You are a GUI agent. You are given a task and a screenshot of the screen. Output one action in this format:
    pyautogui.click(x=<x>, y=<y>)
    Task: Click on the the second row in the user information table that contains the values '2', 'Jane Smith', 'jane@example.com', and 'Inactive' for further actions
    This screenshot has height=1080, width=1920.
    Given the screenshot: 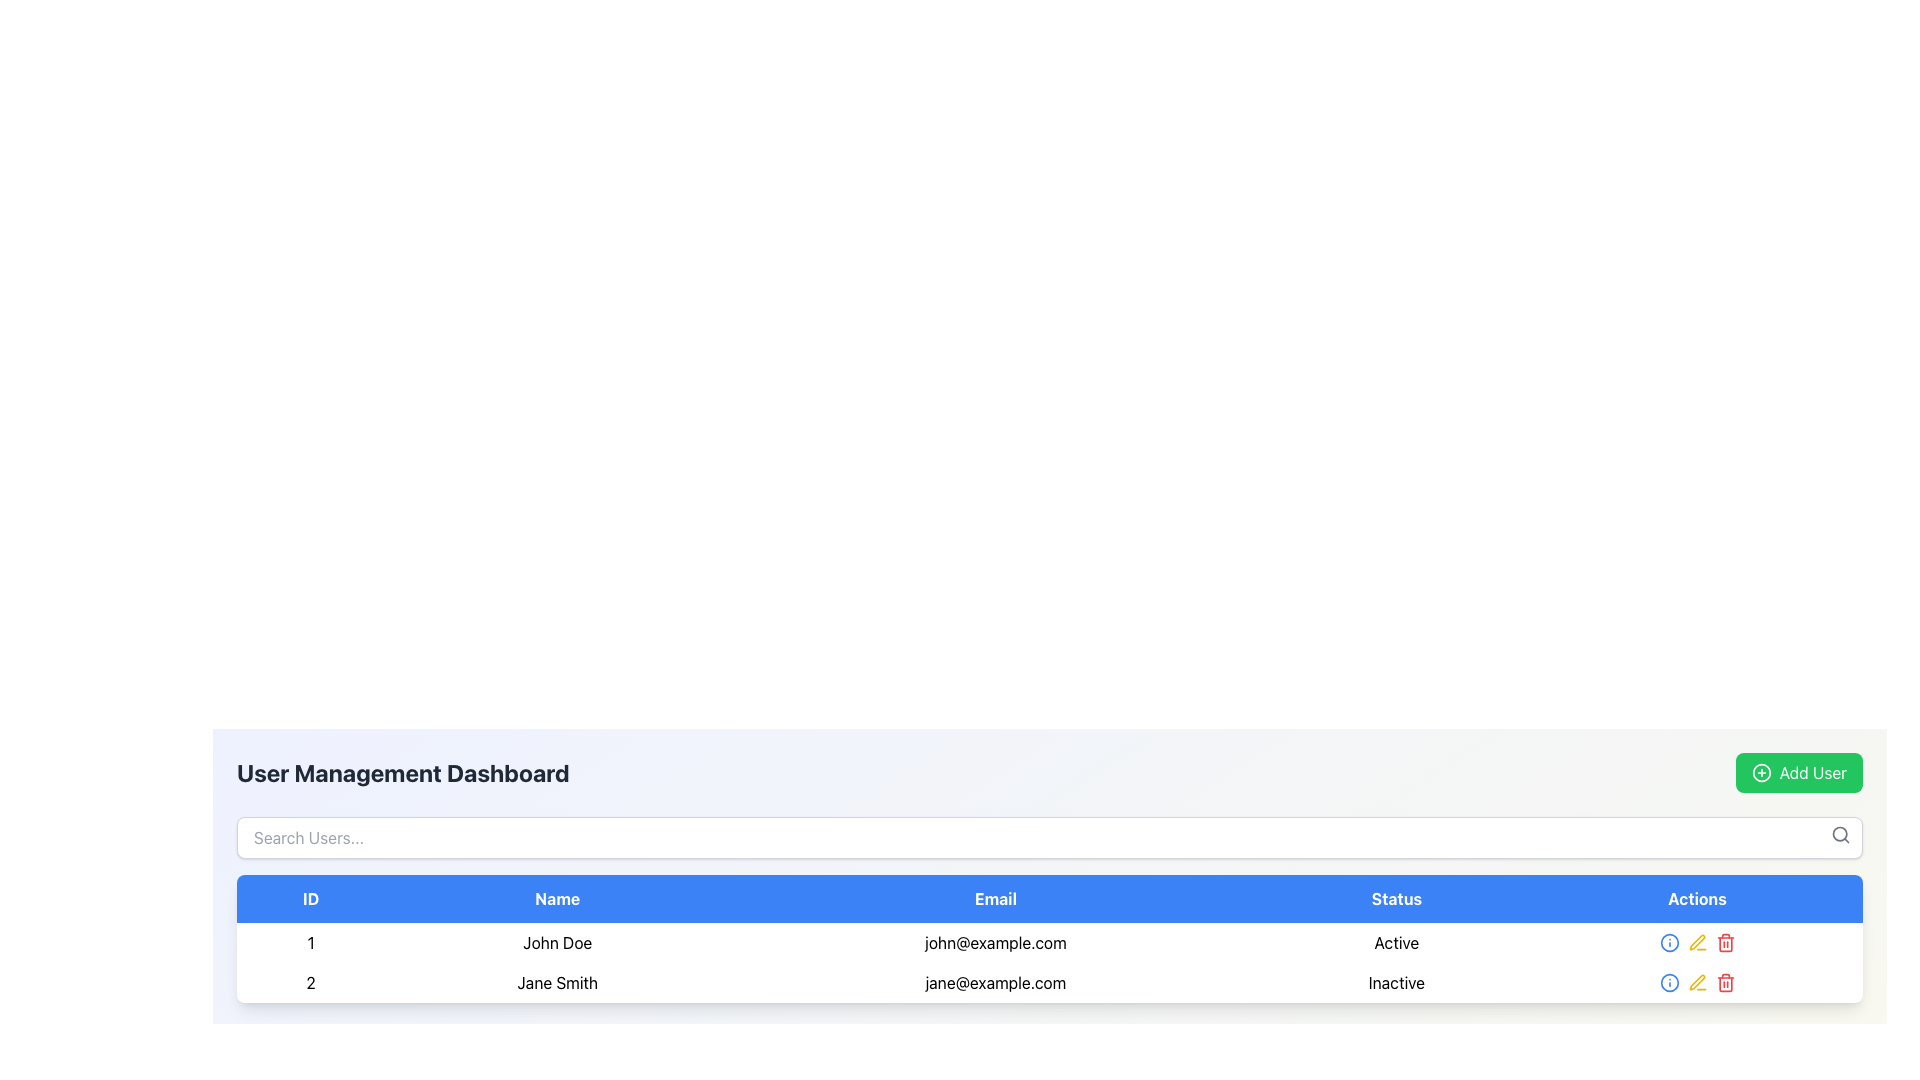 What is the action you would take?
    pyautogui.click(x=1049, y=982)
    